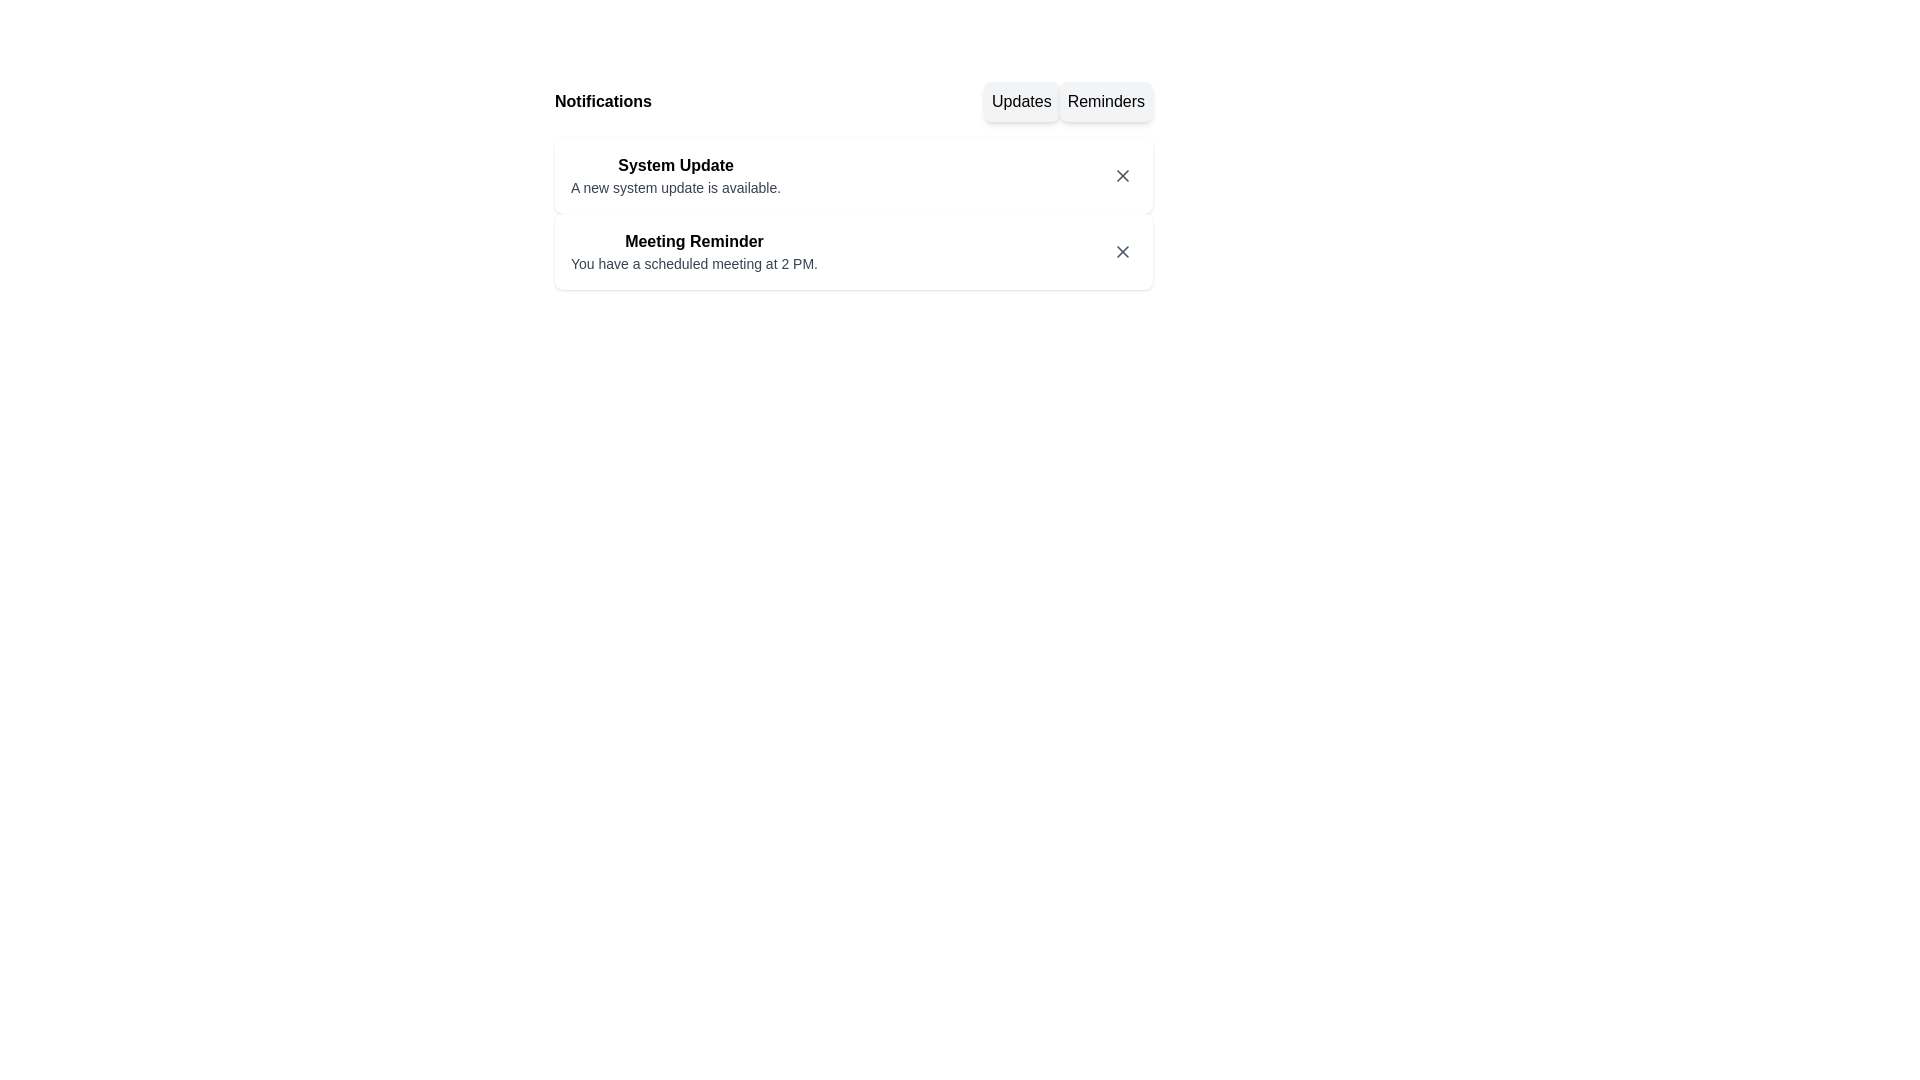 The width and height of the screenshot is (1920, 1080). What do you see at coordinates (1105, 101) in the screenshot?
I see `the button labeled Reminders to filter notifications by the selected category` at bounding box center [1105, 101].